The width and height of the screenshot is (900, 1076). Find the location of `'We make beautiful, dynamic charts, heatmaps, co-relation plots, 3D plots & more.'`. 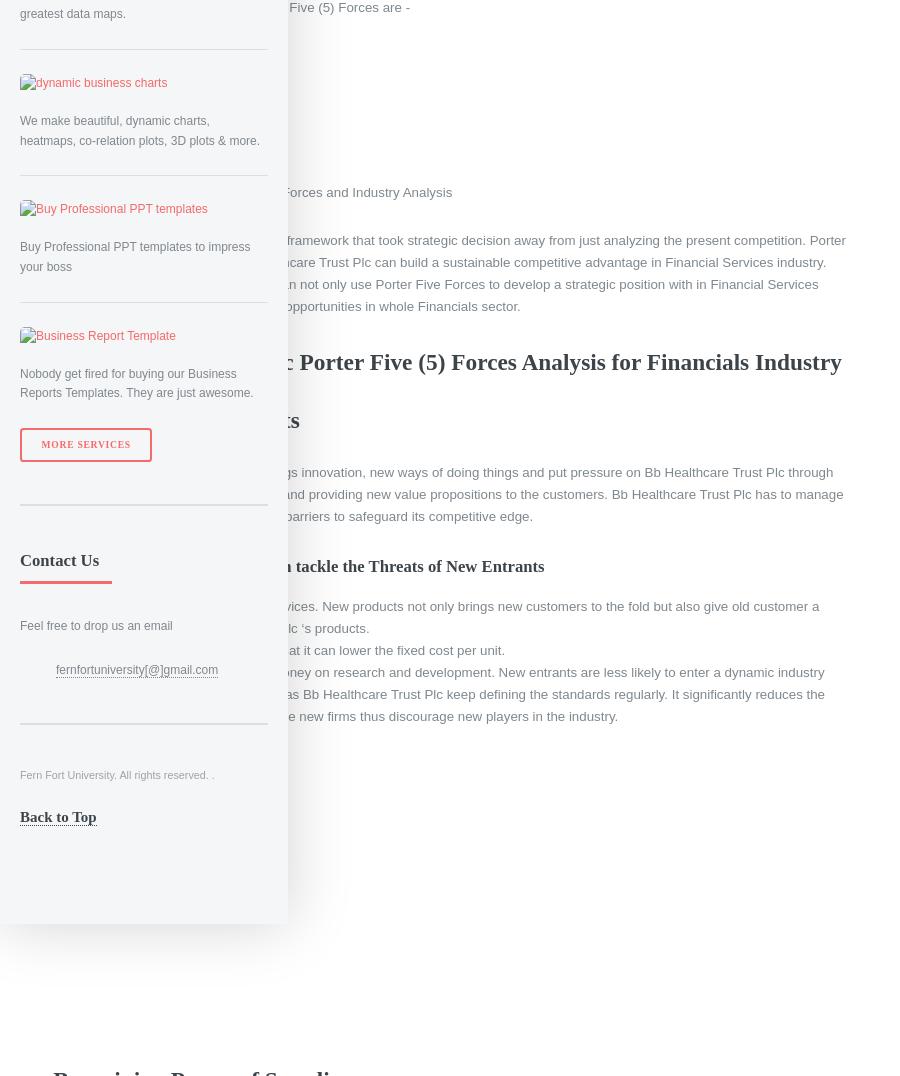

'We make beautiful, dynamic charts, heatmaps, co-relation plots, 3D plots & more.' is located at coordinates (140, 128).